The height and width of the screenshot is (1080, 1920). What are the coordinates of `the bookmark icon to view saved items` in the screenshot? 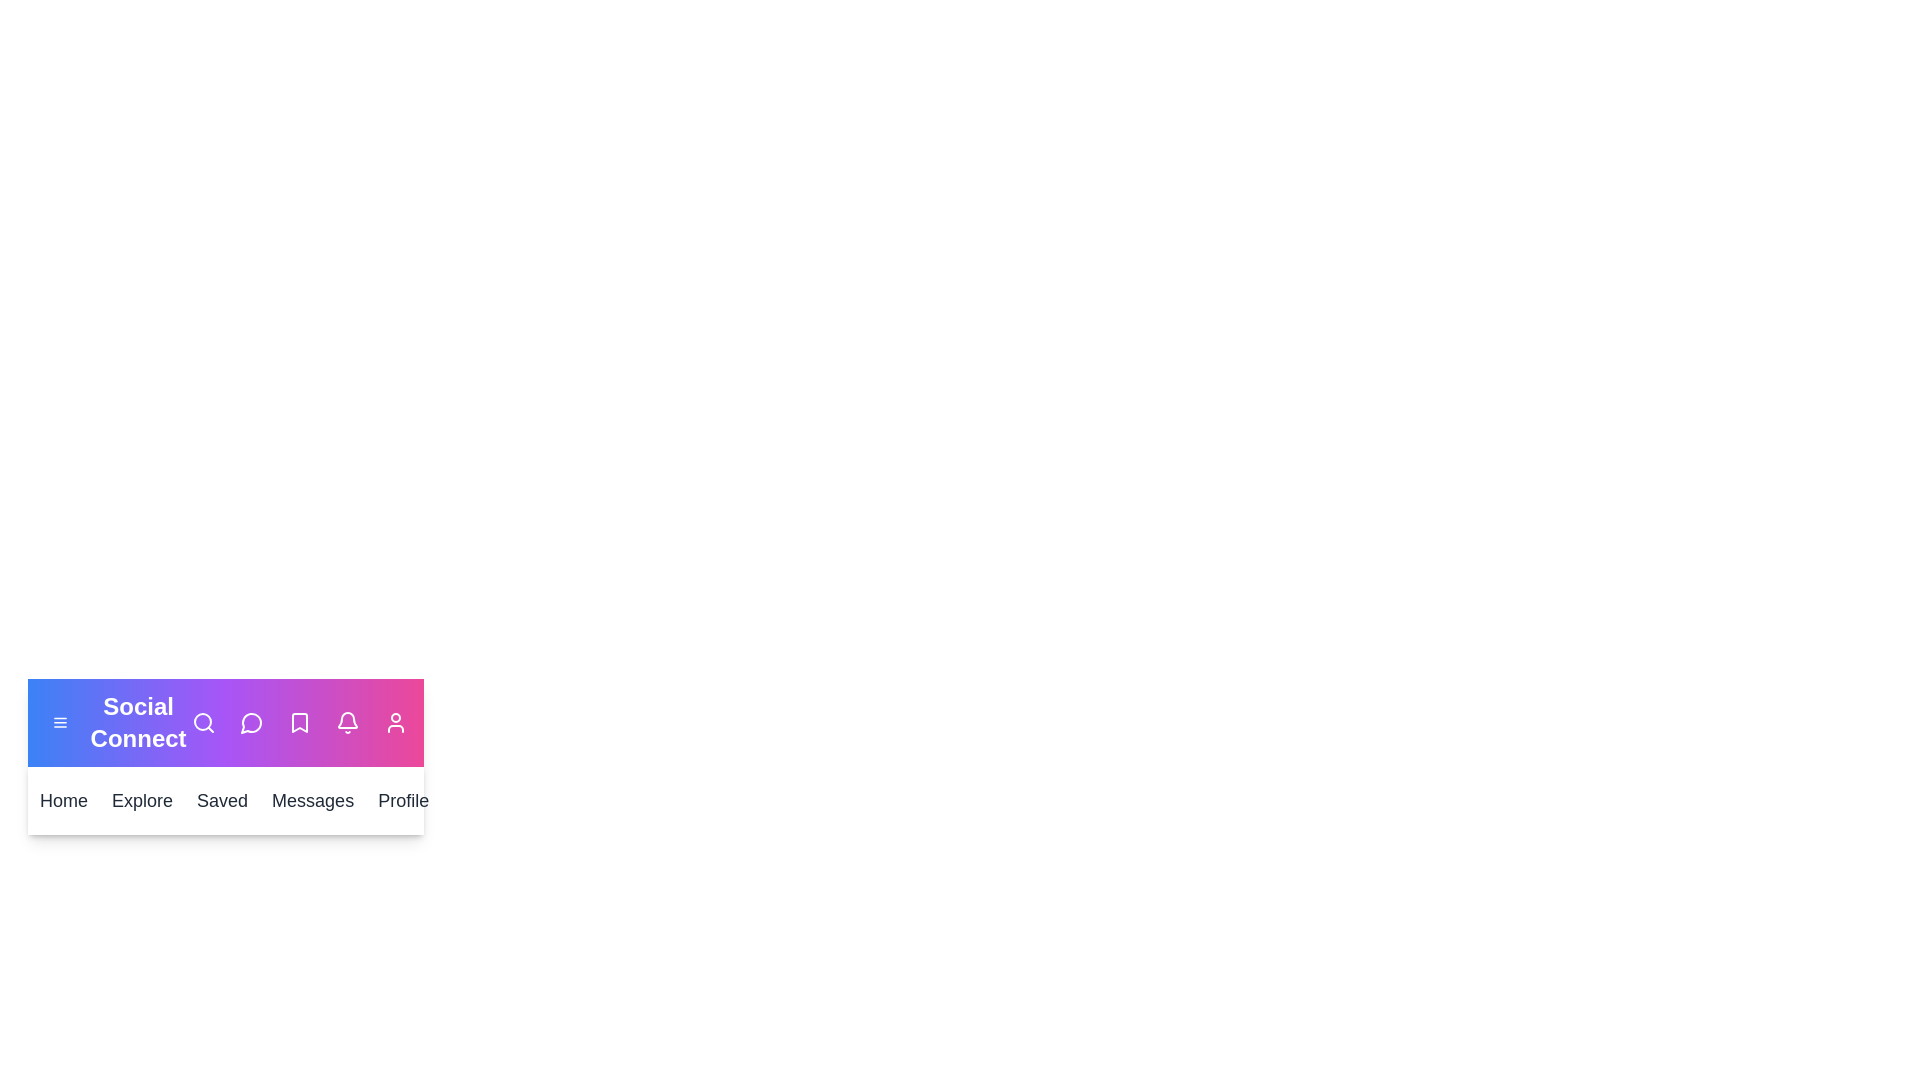 It's located at (298, 722).